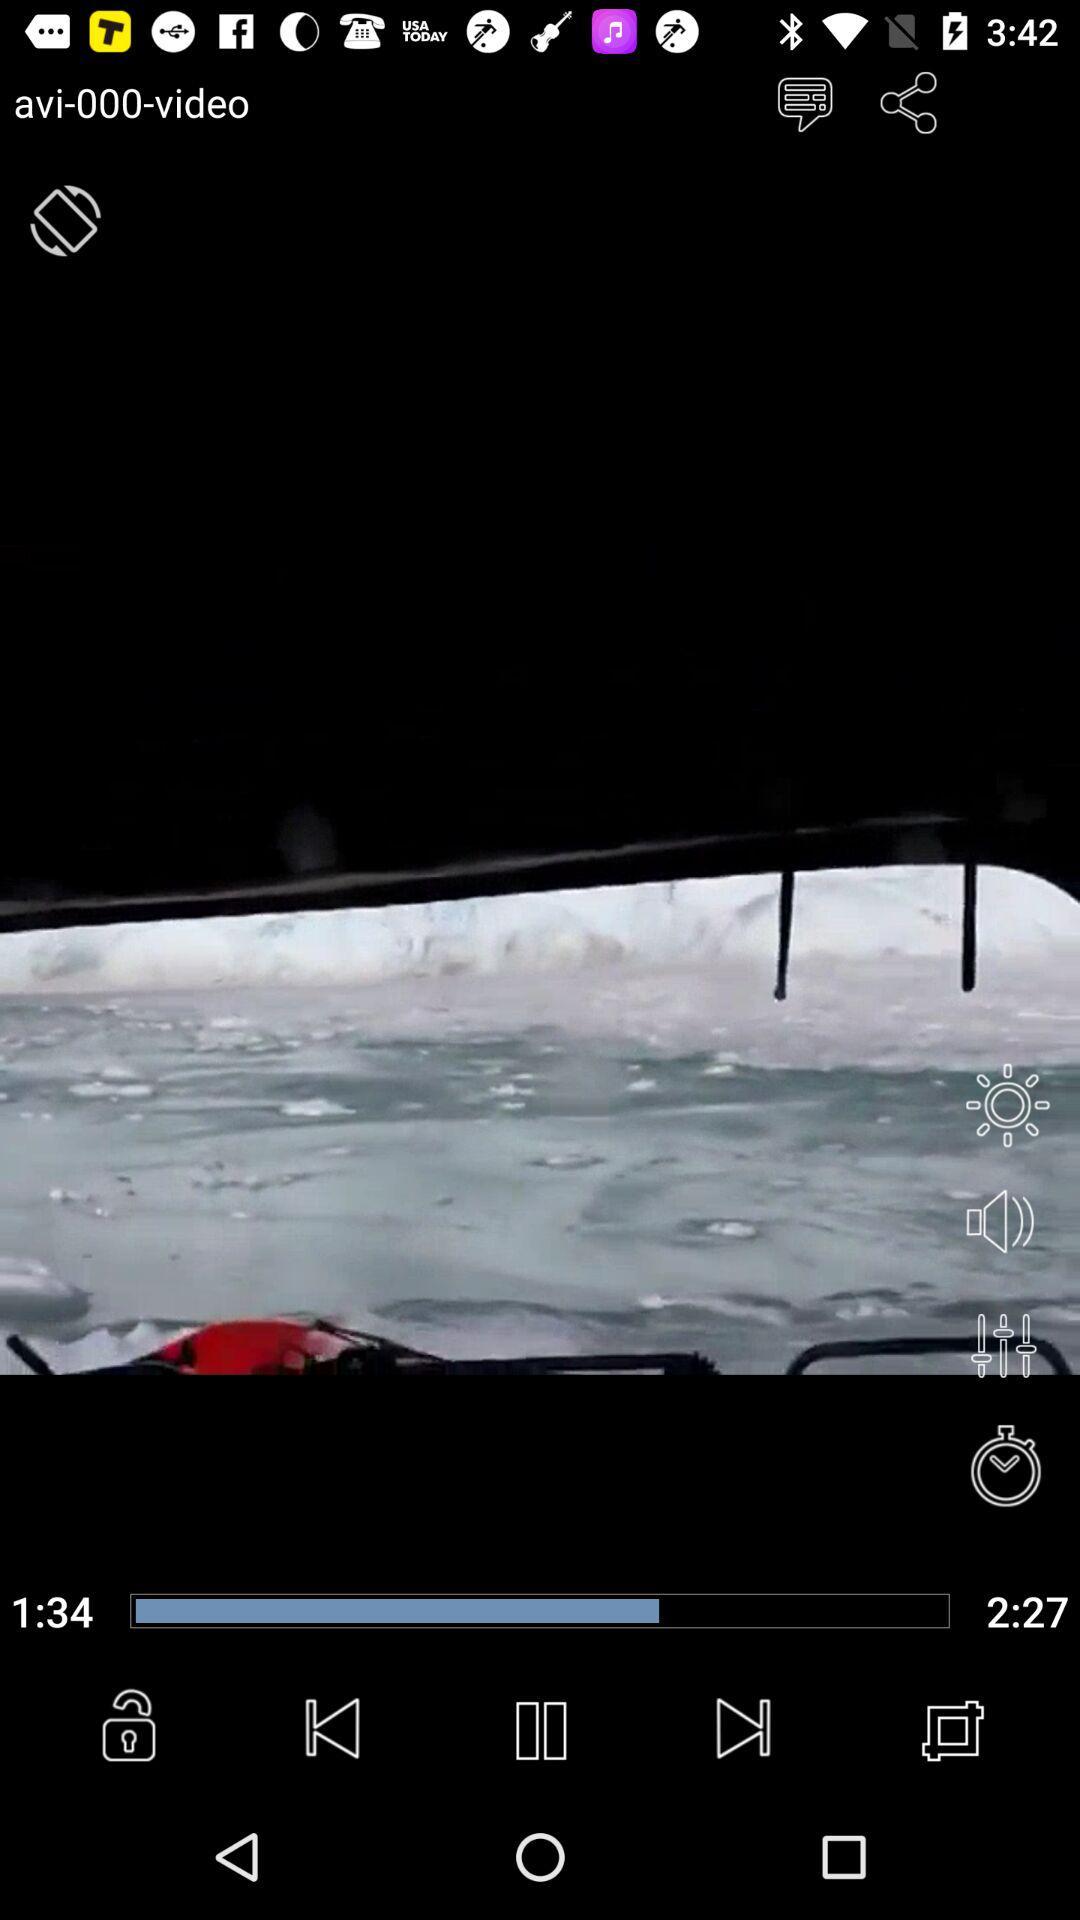 The width and height of the screenshot is (1080, 1920). I want to click on next button, so click(745, 1730).